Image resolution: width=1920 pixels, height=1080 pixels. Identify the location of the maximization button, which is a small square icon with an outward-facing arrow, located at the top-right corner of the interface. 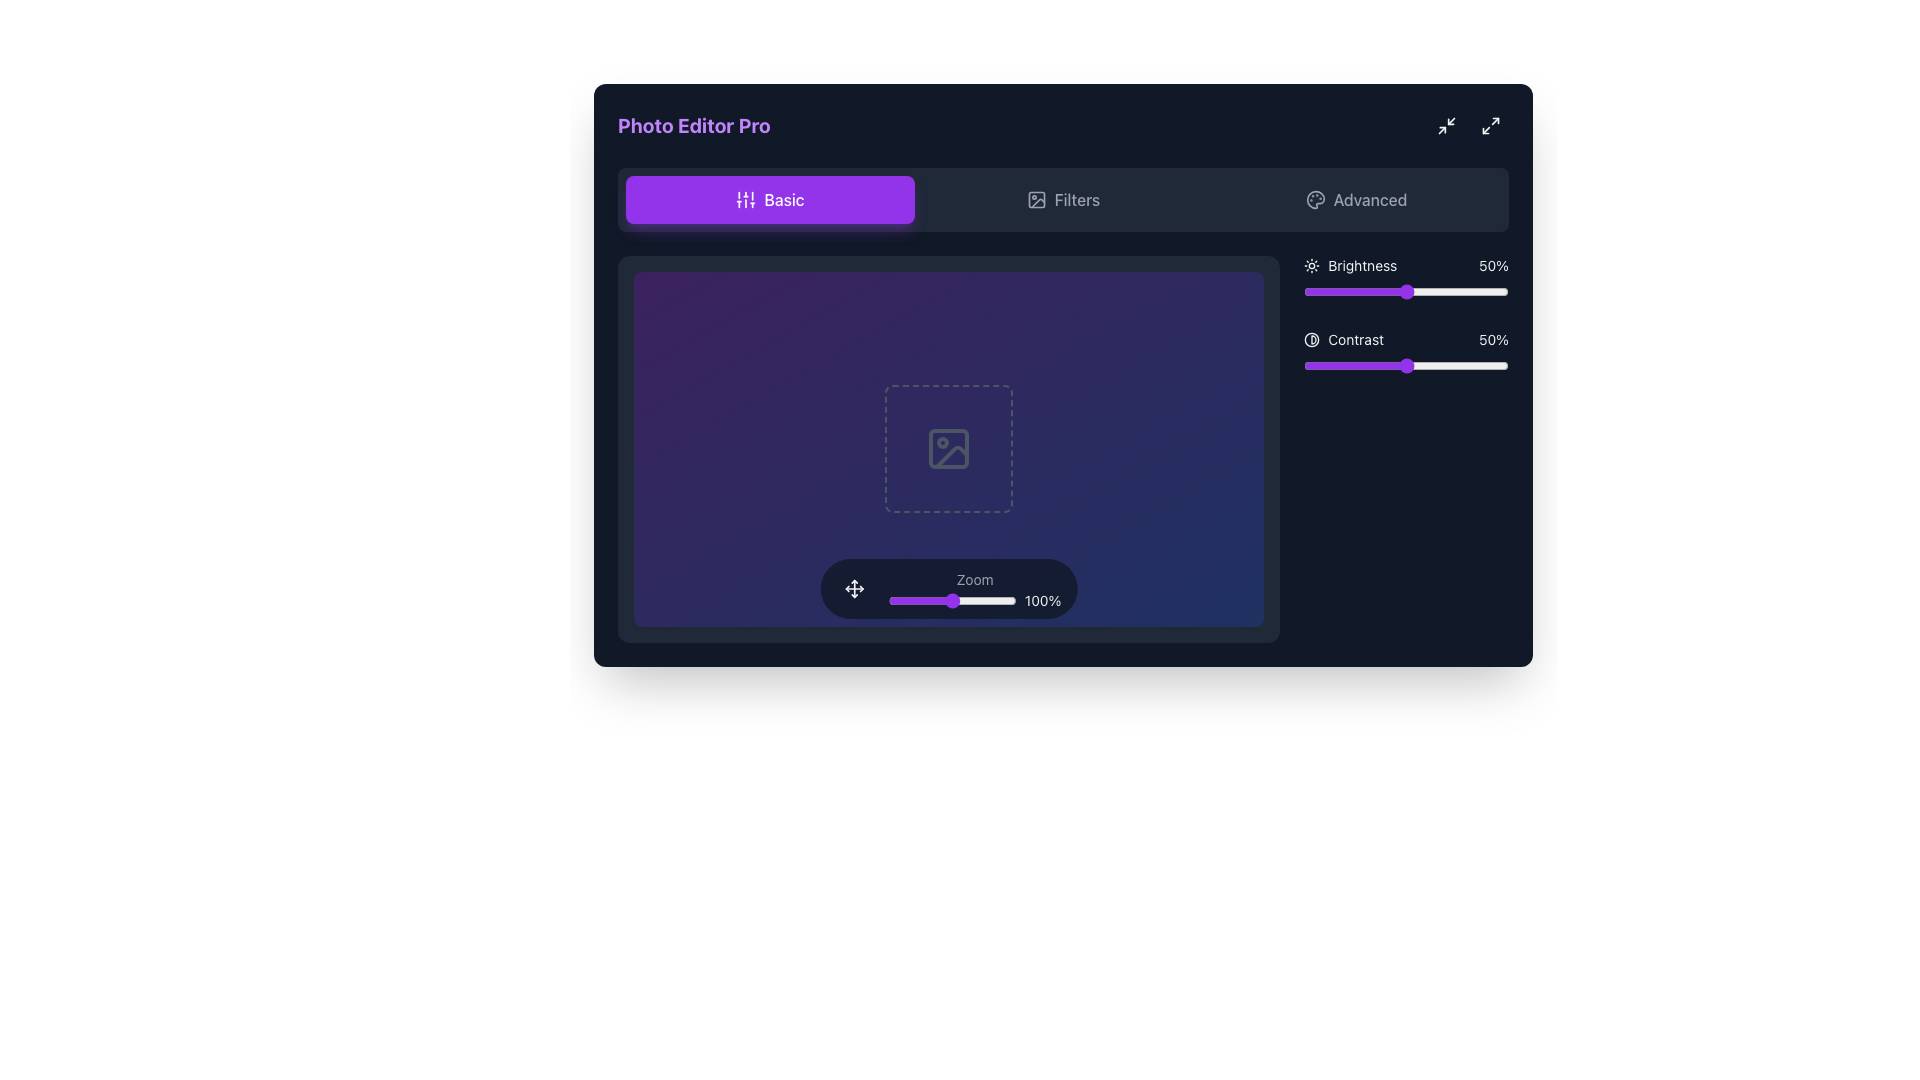
(1491, 126).